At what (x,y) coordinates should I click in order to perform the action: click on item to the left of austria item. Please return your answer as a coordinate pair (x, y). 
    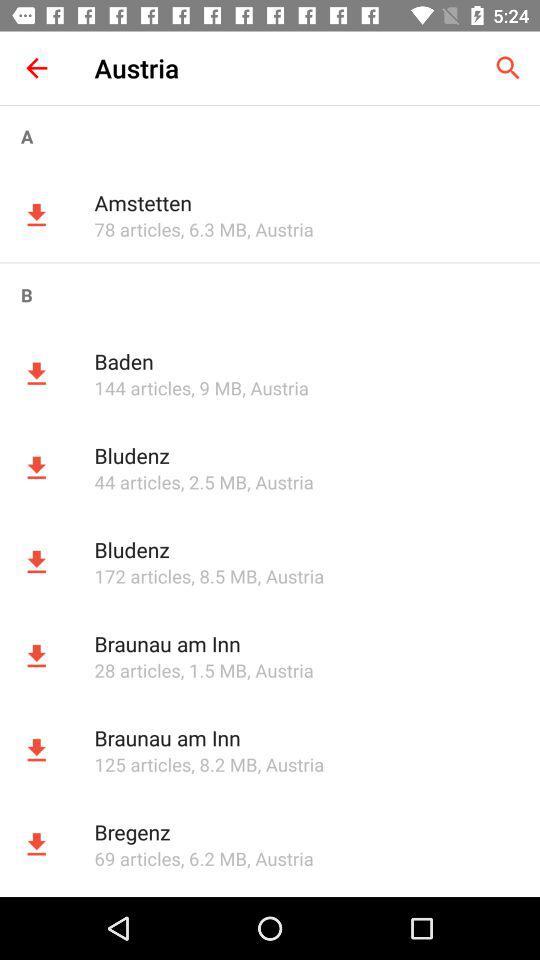
    Looking at the image, I should click on (36, 68).